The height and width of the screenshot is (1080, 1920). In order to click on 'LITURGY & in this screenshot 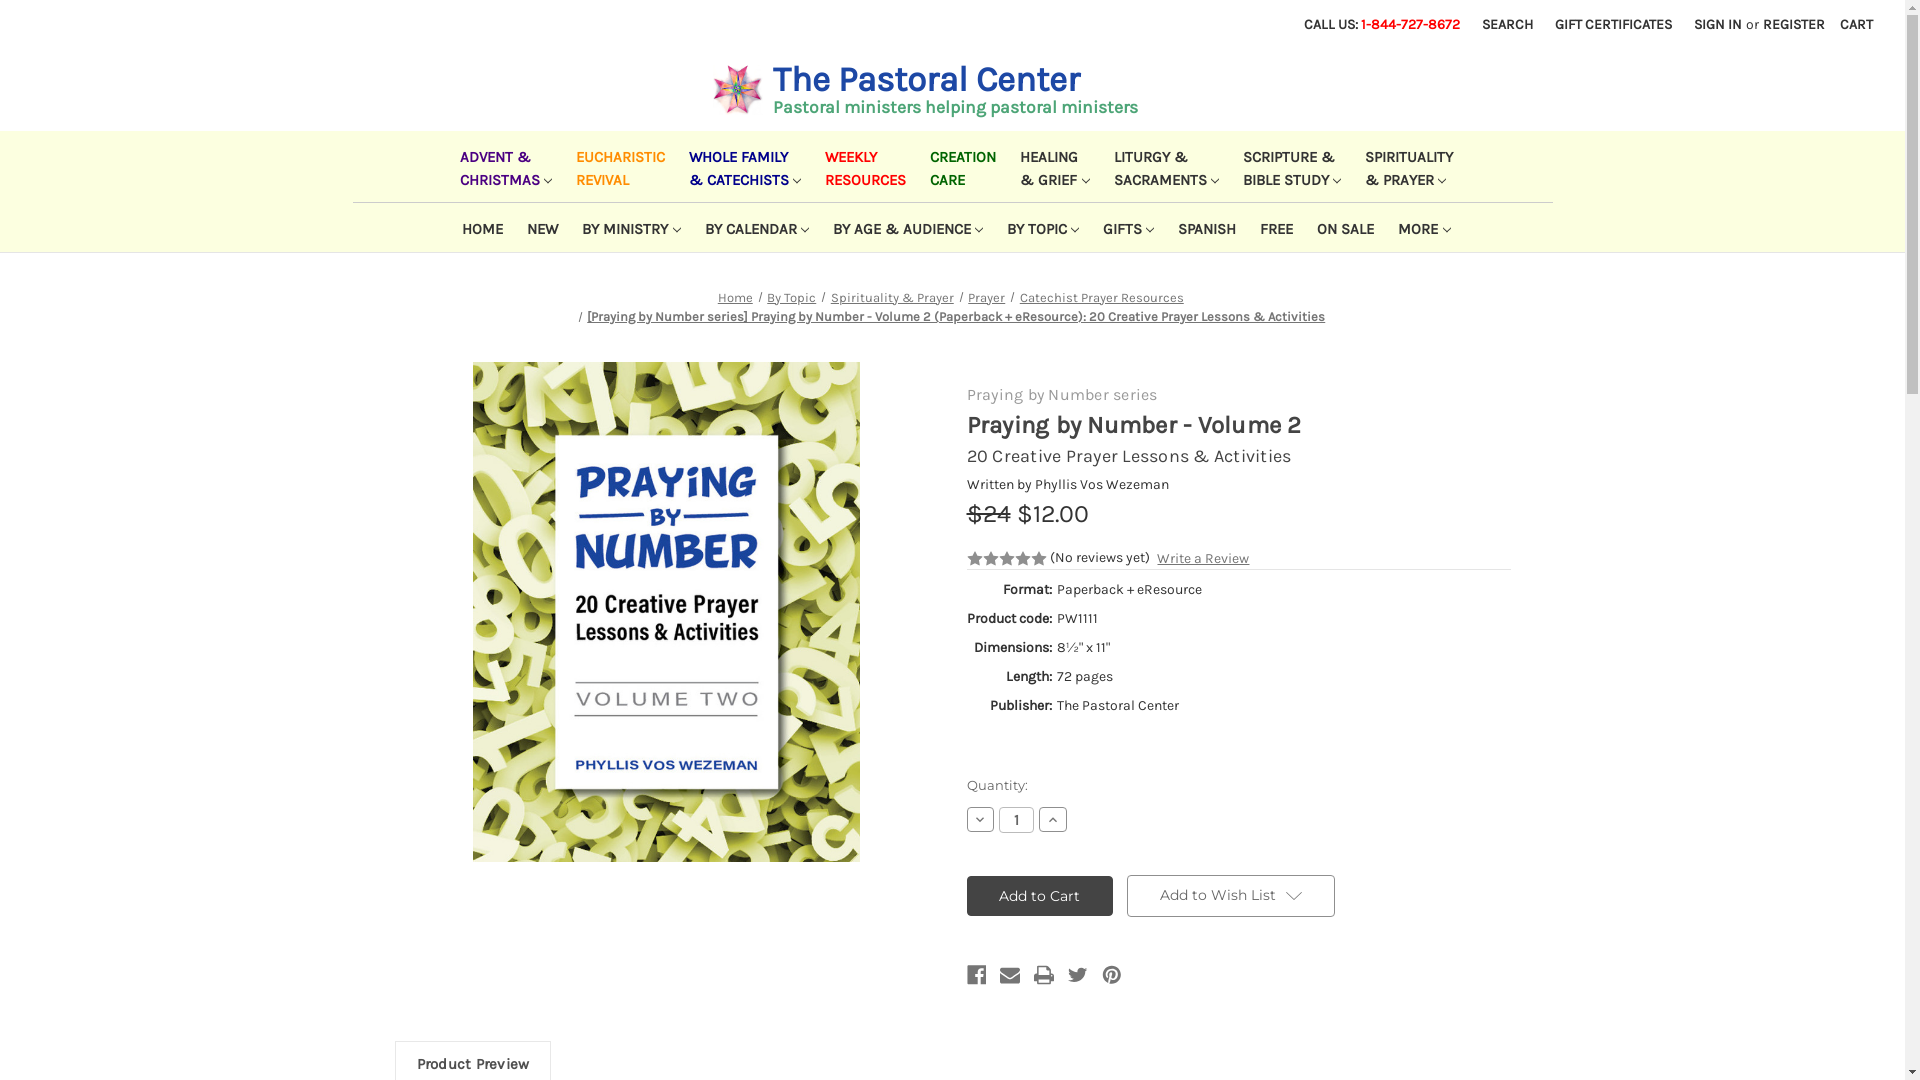, I will do `click(1162, 165)`.